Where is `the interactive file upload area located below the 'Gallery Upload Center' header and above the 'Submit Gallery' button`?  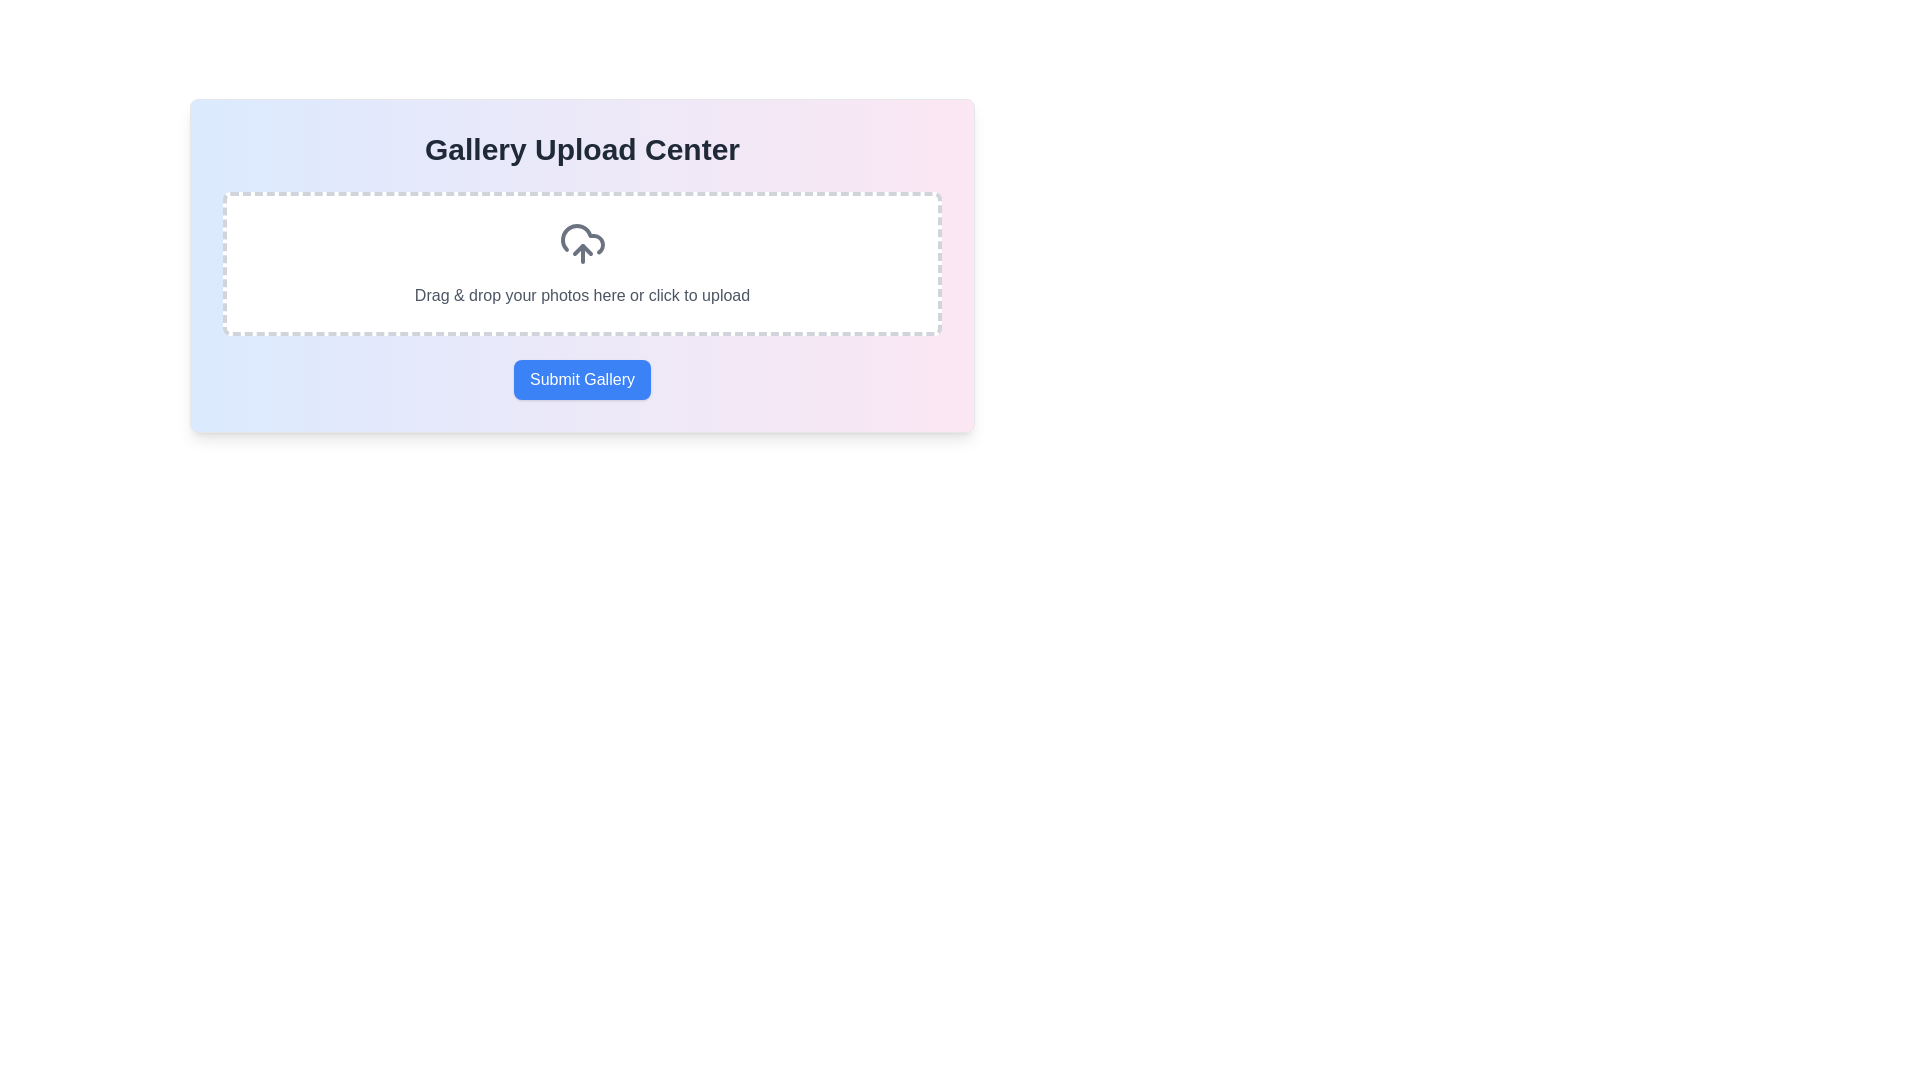
the interactive file upload area located below the 'Gallery Upload Center' header and above the 'Submit Gallery' button is located at coordinates (581, 262).